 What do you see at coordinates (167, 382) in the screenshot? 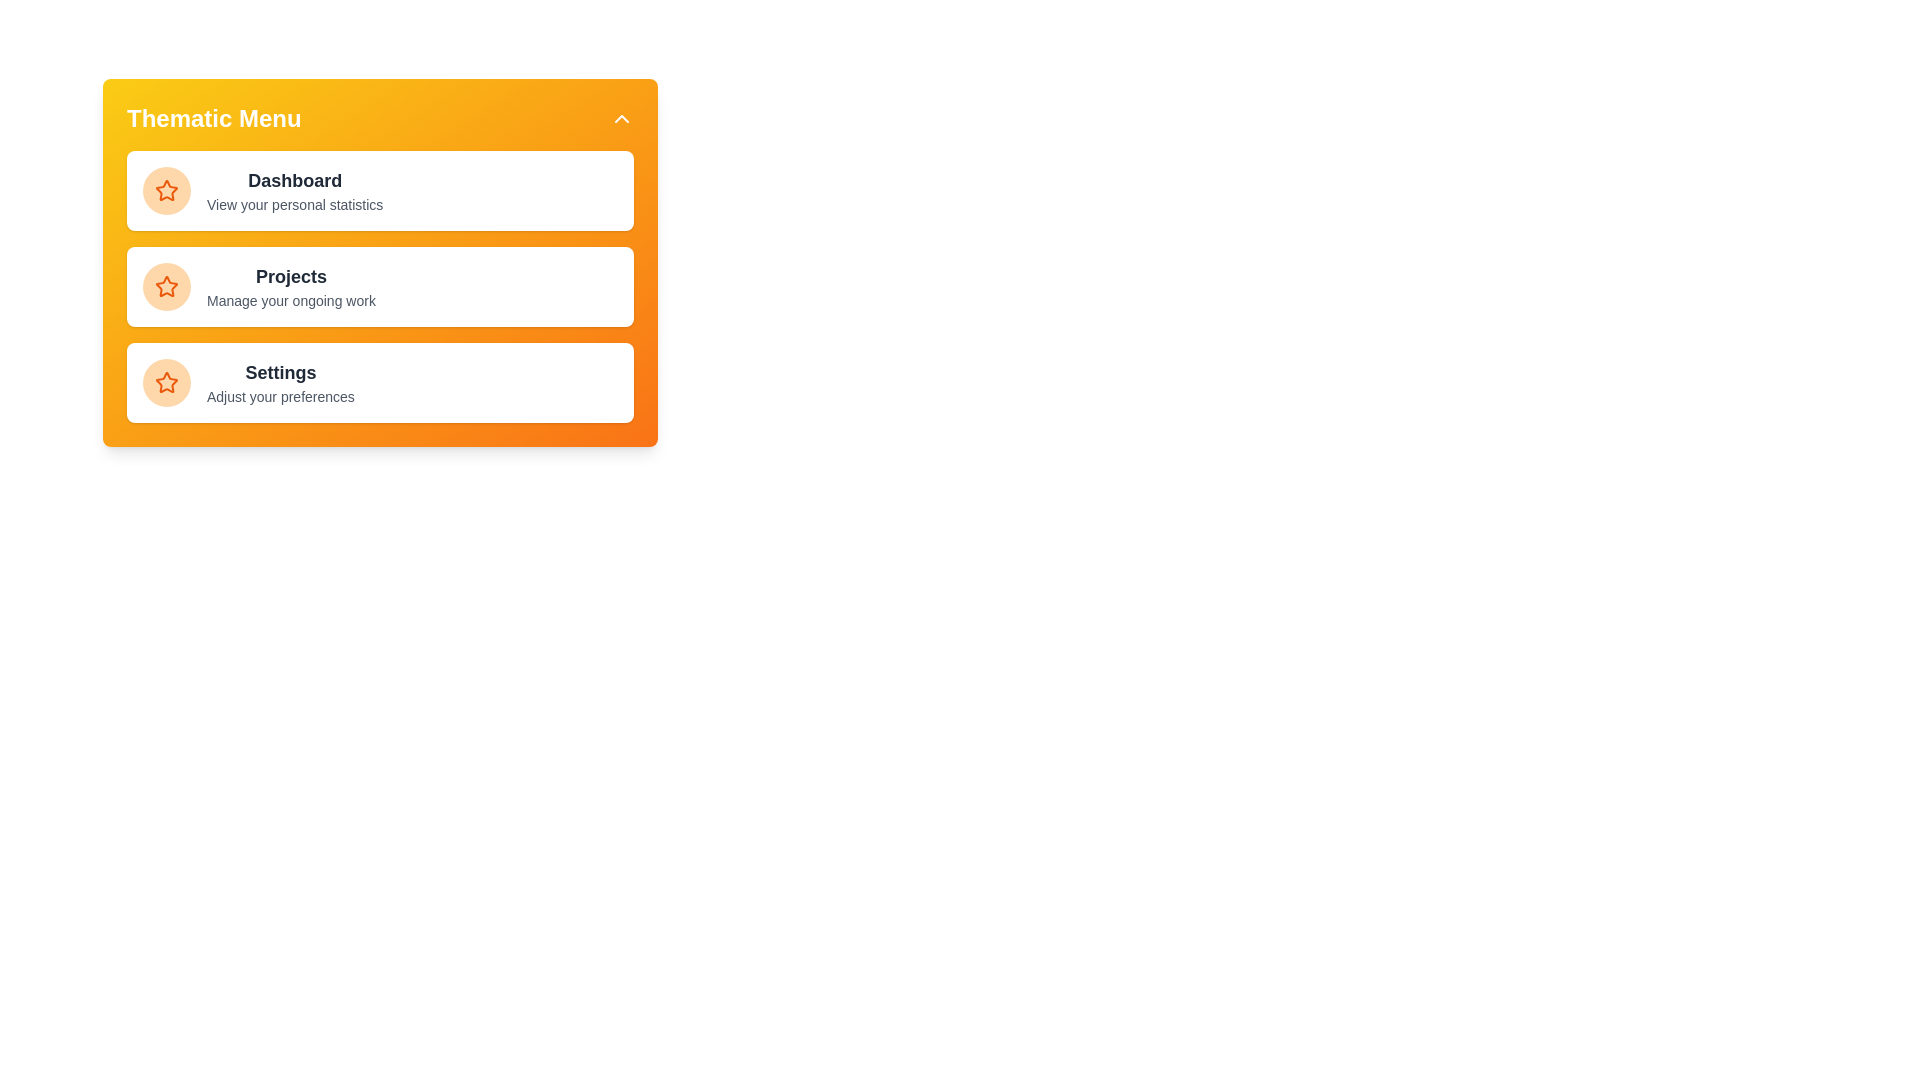
I see `the icon next to the menu item Settings` at bounding box center [167, 382].